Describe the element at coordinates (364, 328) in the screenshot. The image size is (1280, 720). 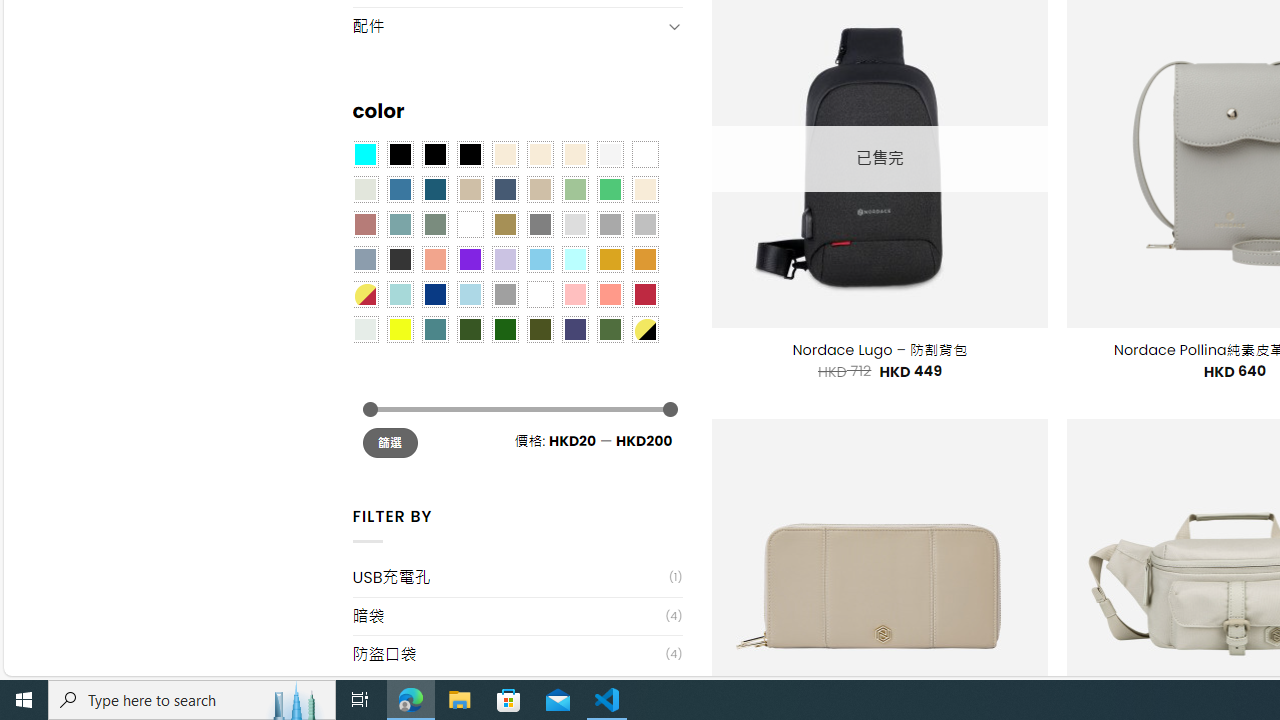
I see `'Dull Nickle'` at that location.